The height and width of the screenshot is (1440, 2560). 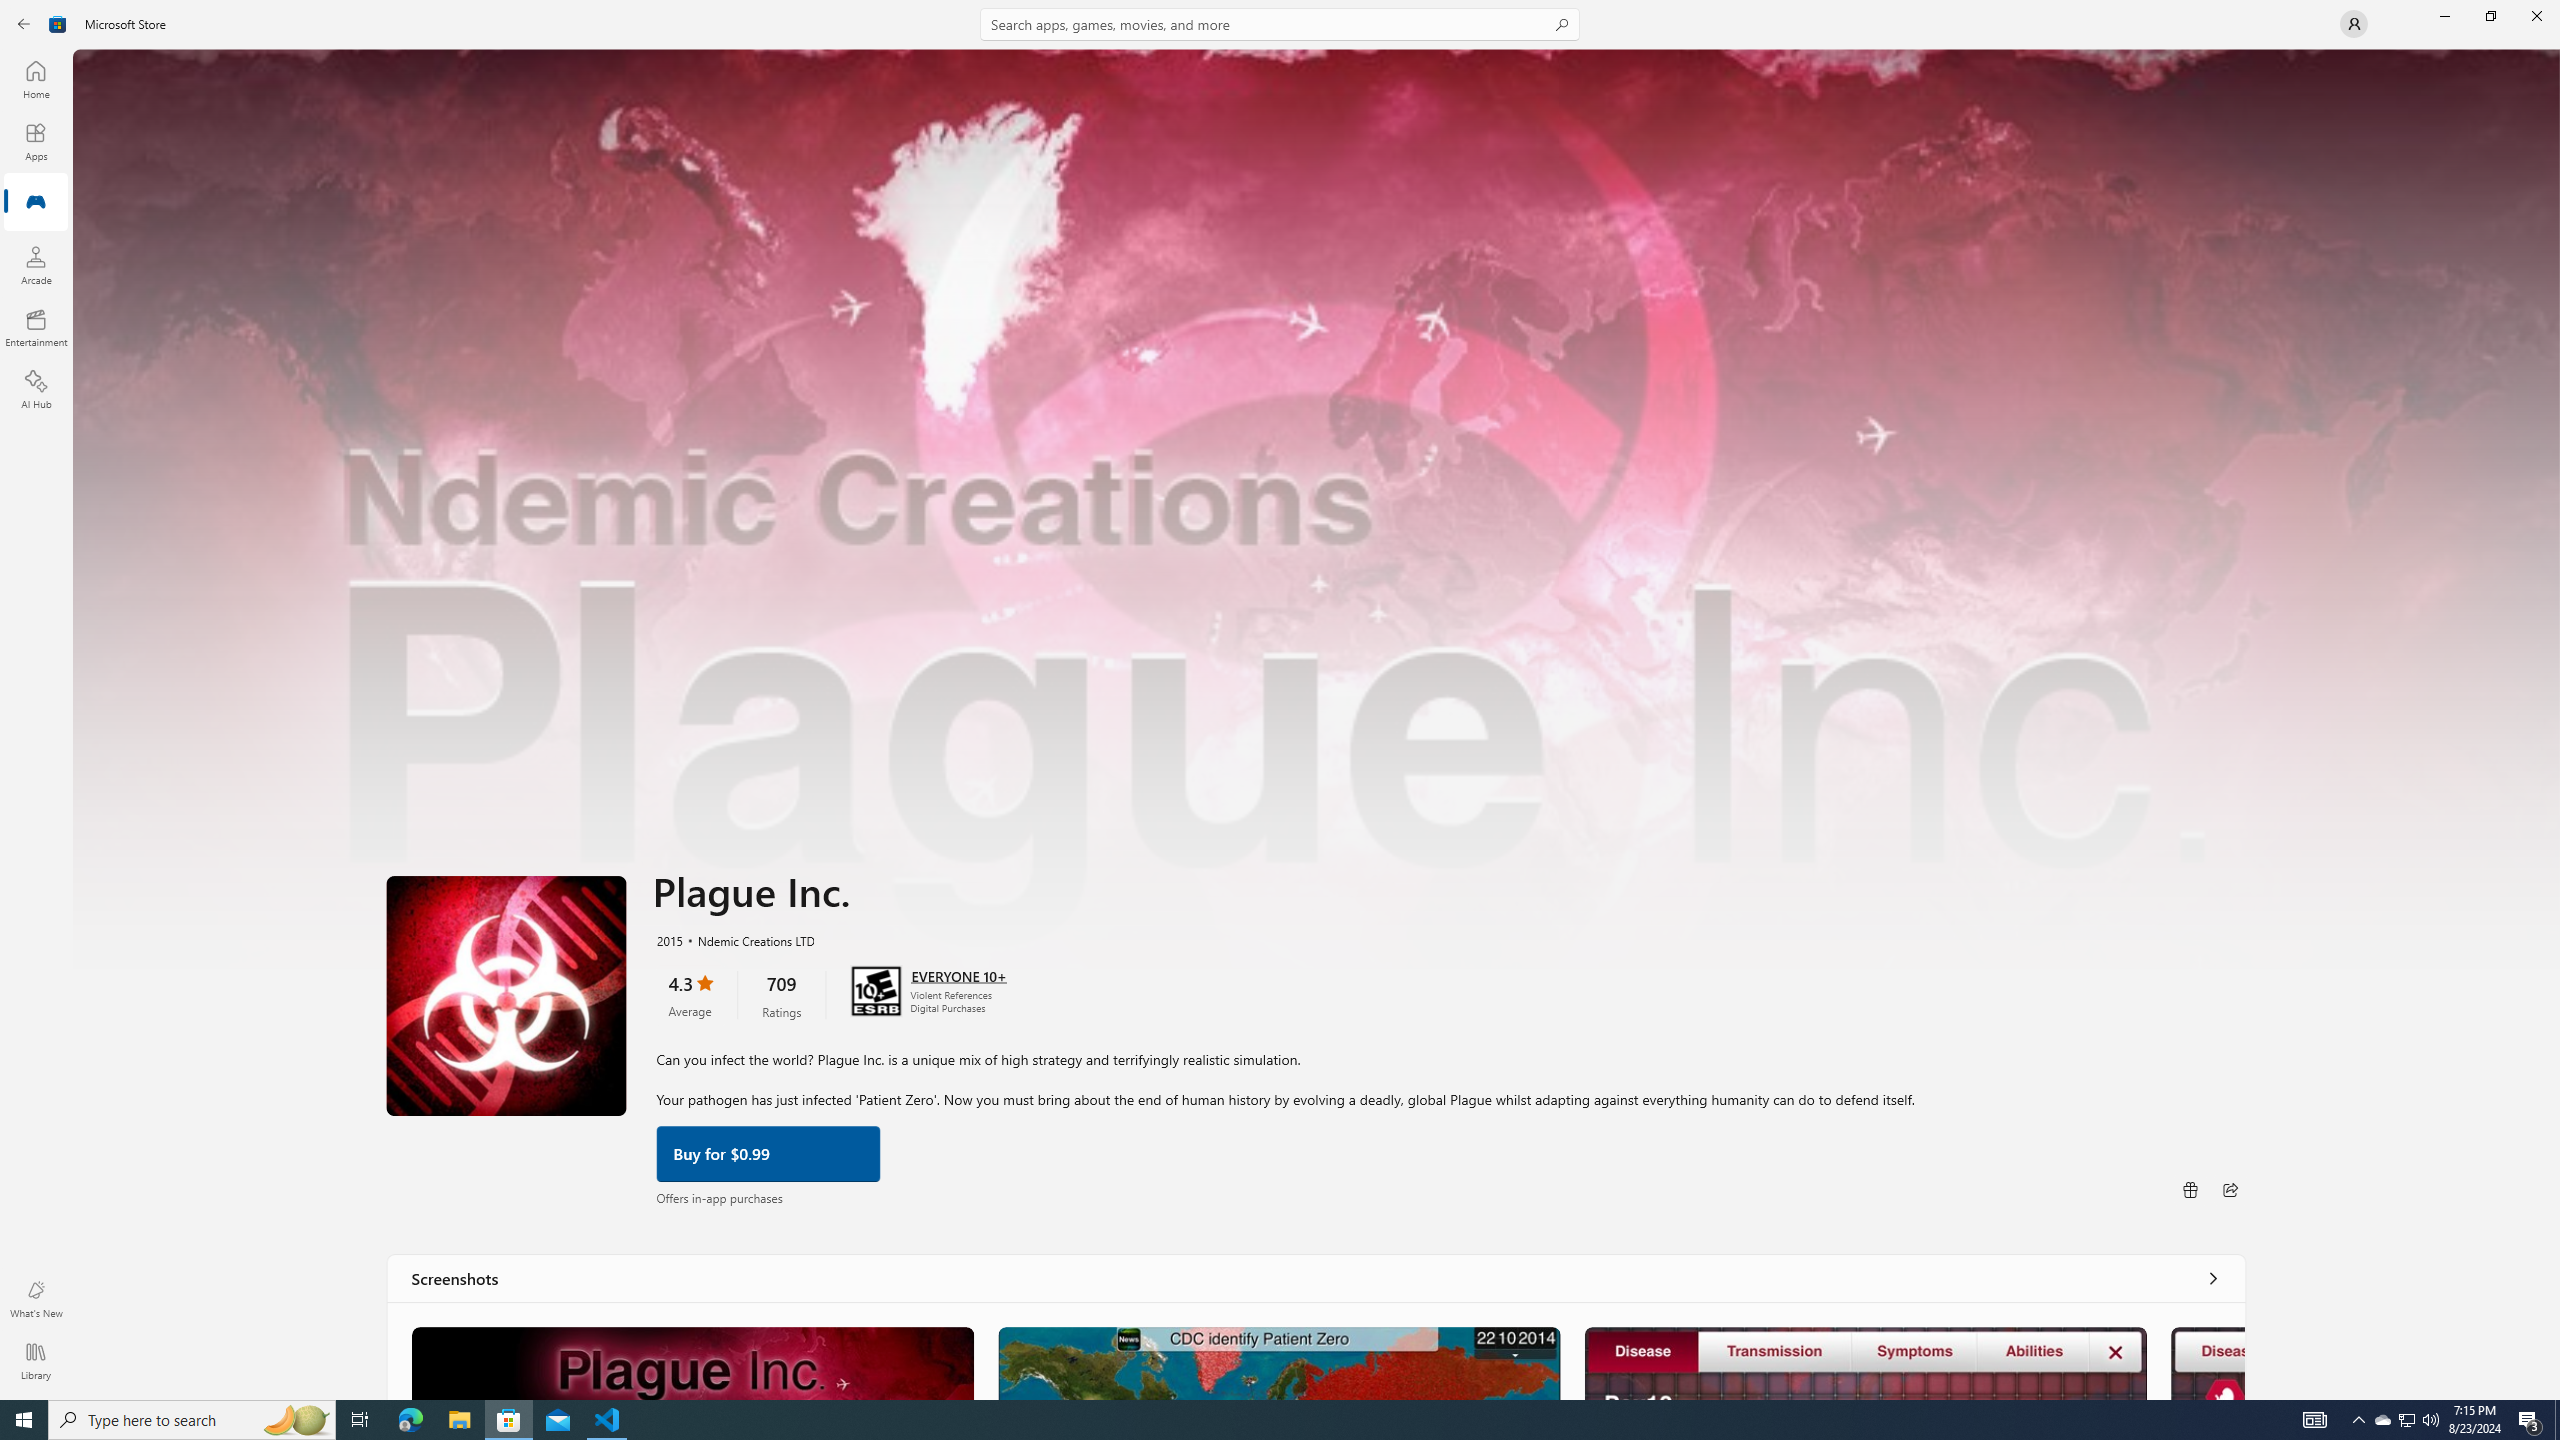 What do you see at coordinates (2213, 1278) in the screenshot?
I see `'See all'` at bounding box center [2213, 1278].